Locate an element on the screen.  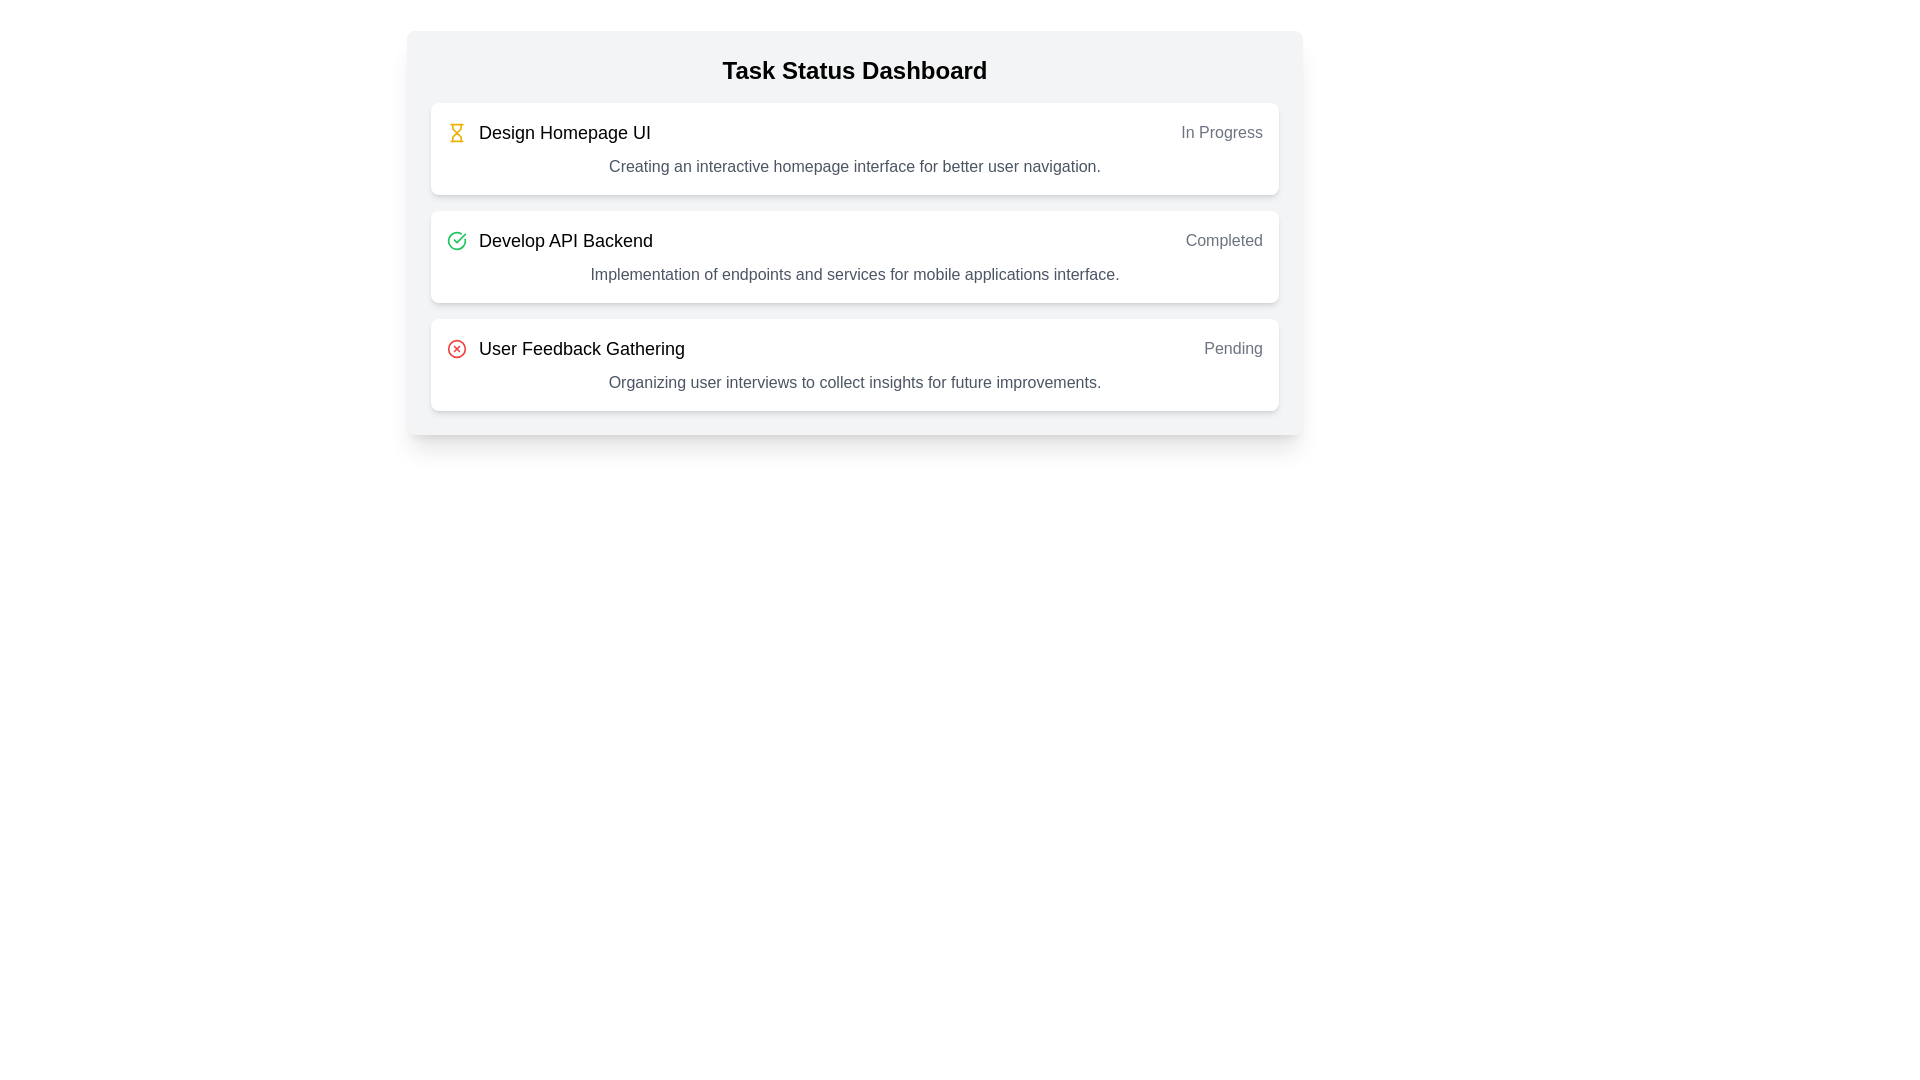
the text label indicating the status of the corresponding task, which is marked as 'Completed' and is located within the second task card adjacent to the task title 'Develop API Backend' is located at coordinates (1223, 239).